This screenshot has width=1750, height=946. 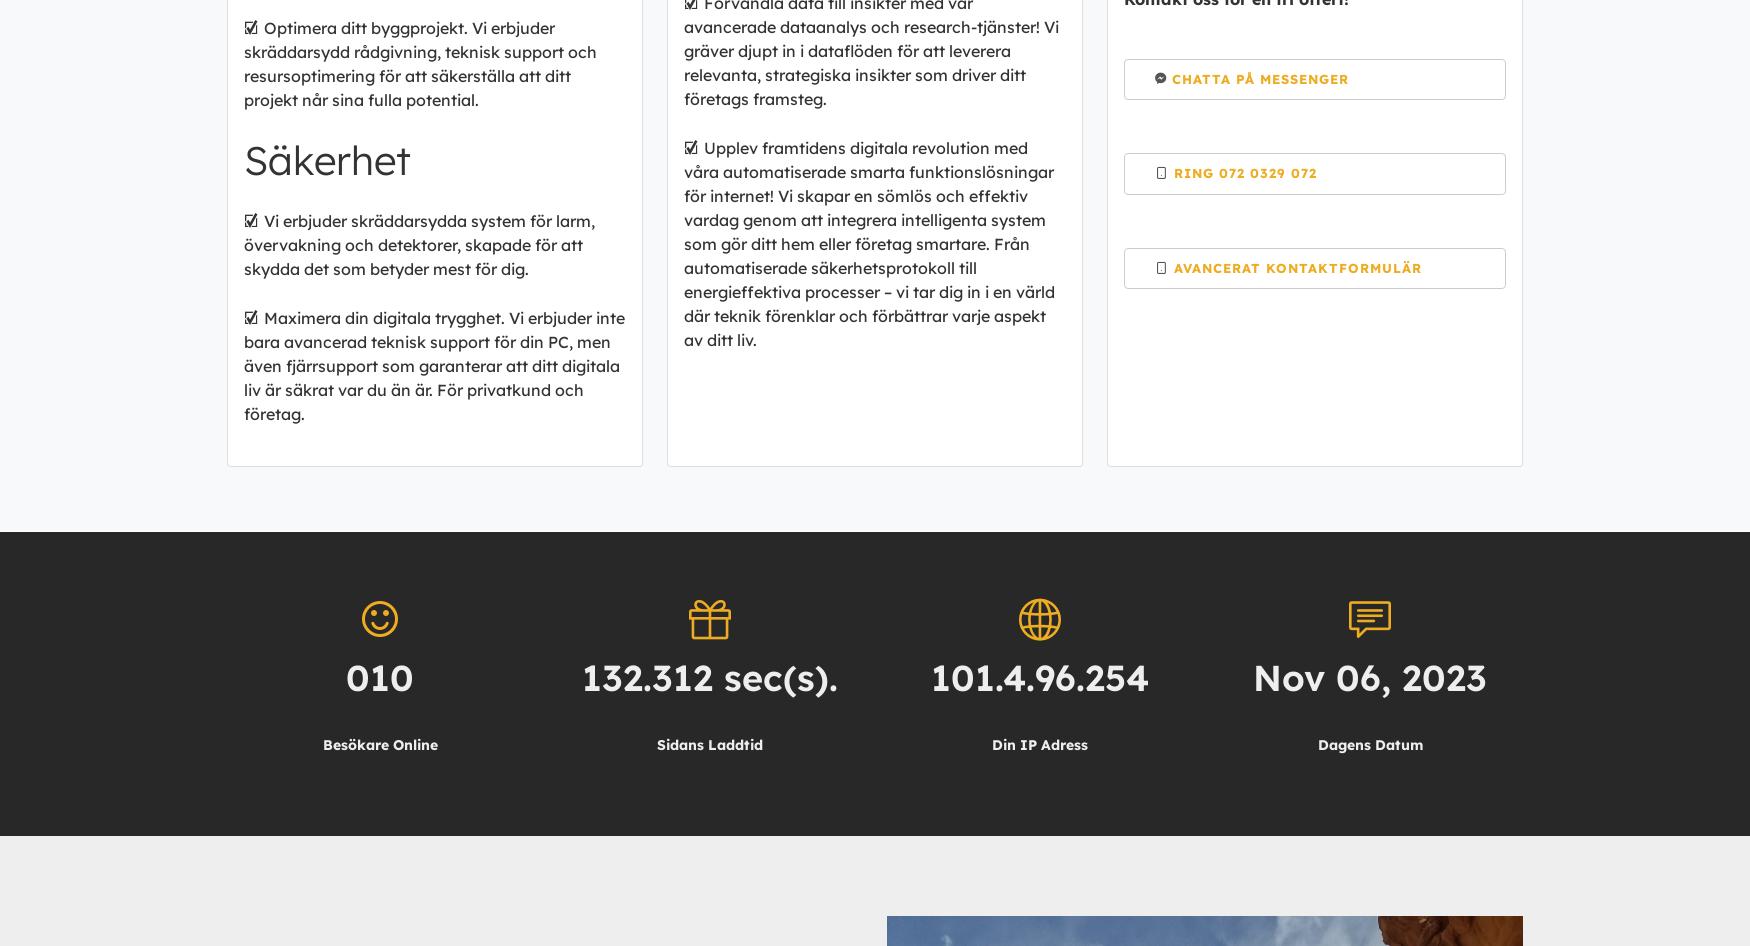 I want to click on 'Ring 072 0329 072', so click(x=1245, y=173).